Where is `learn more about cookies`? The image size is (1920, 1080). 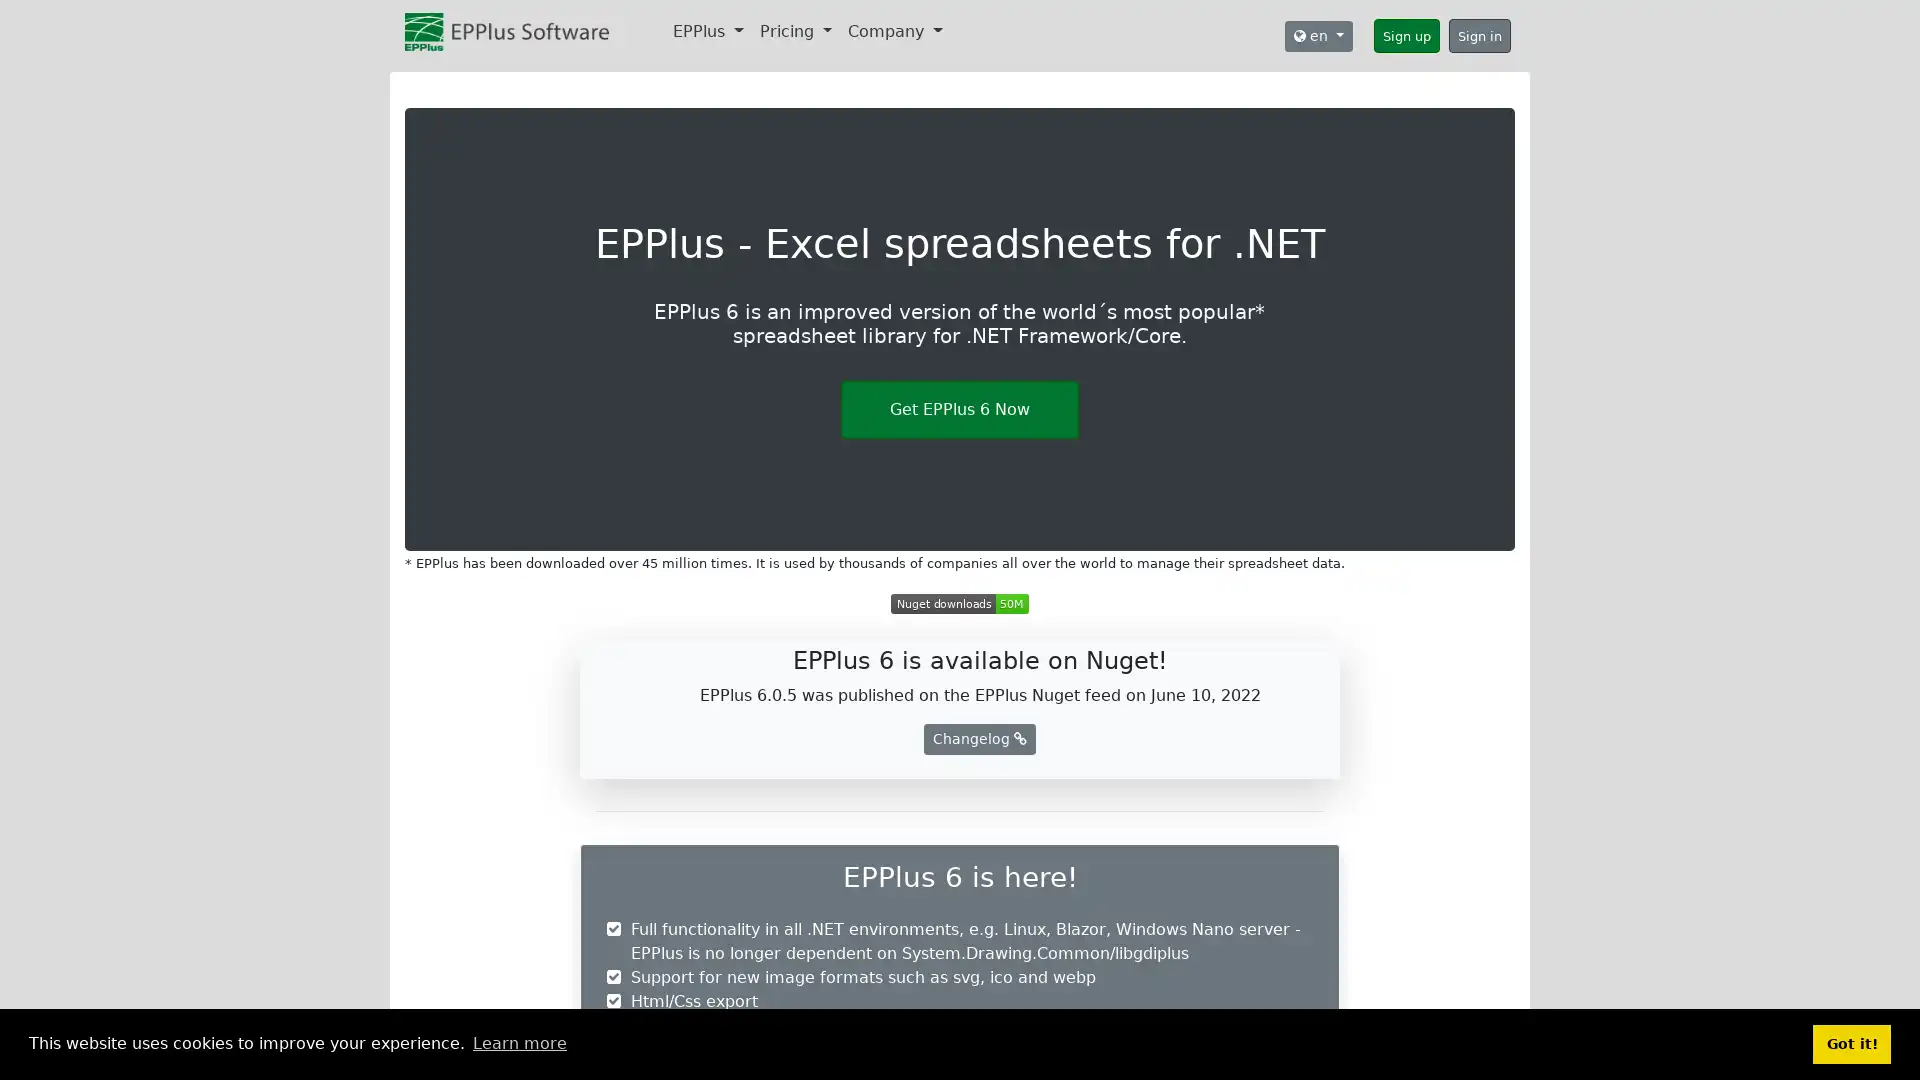 learn more about cookies is located at coordinates (519, 1043).